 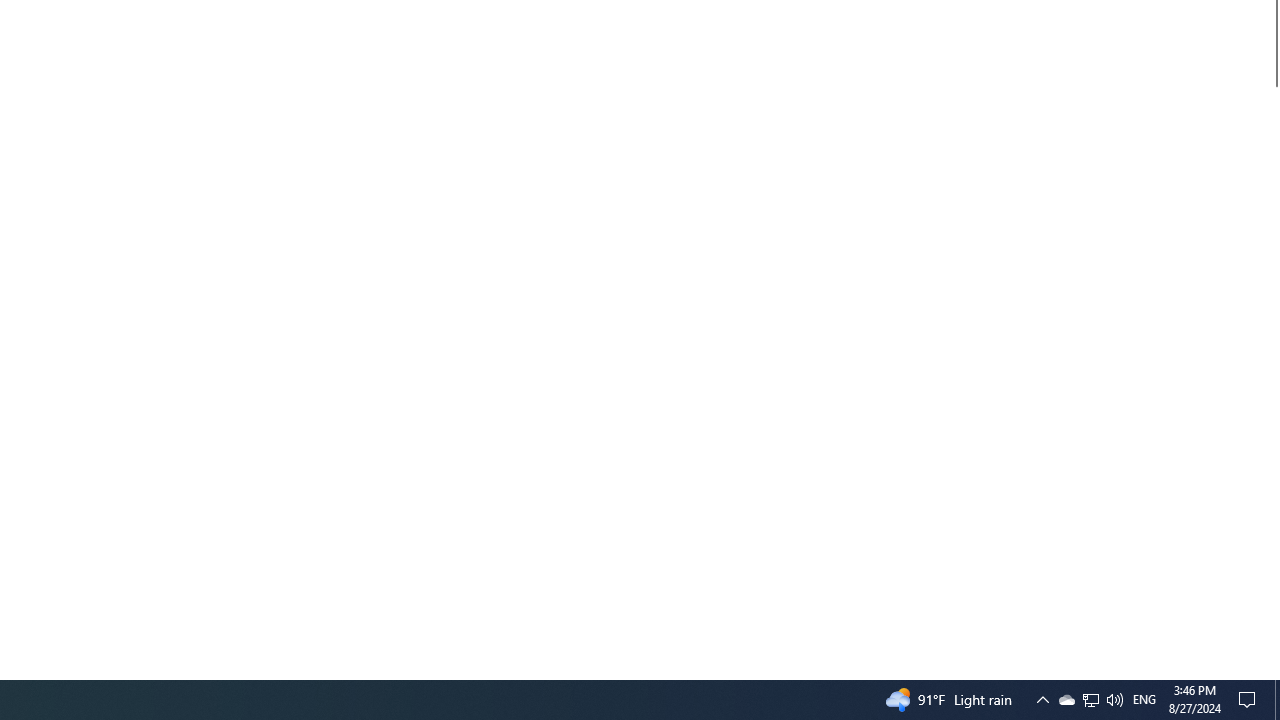 I want to click on 'Vertical Small Increase', so click(x=1271, y=671).